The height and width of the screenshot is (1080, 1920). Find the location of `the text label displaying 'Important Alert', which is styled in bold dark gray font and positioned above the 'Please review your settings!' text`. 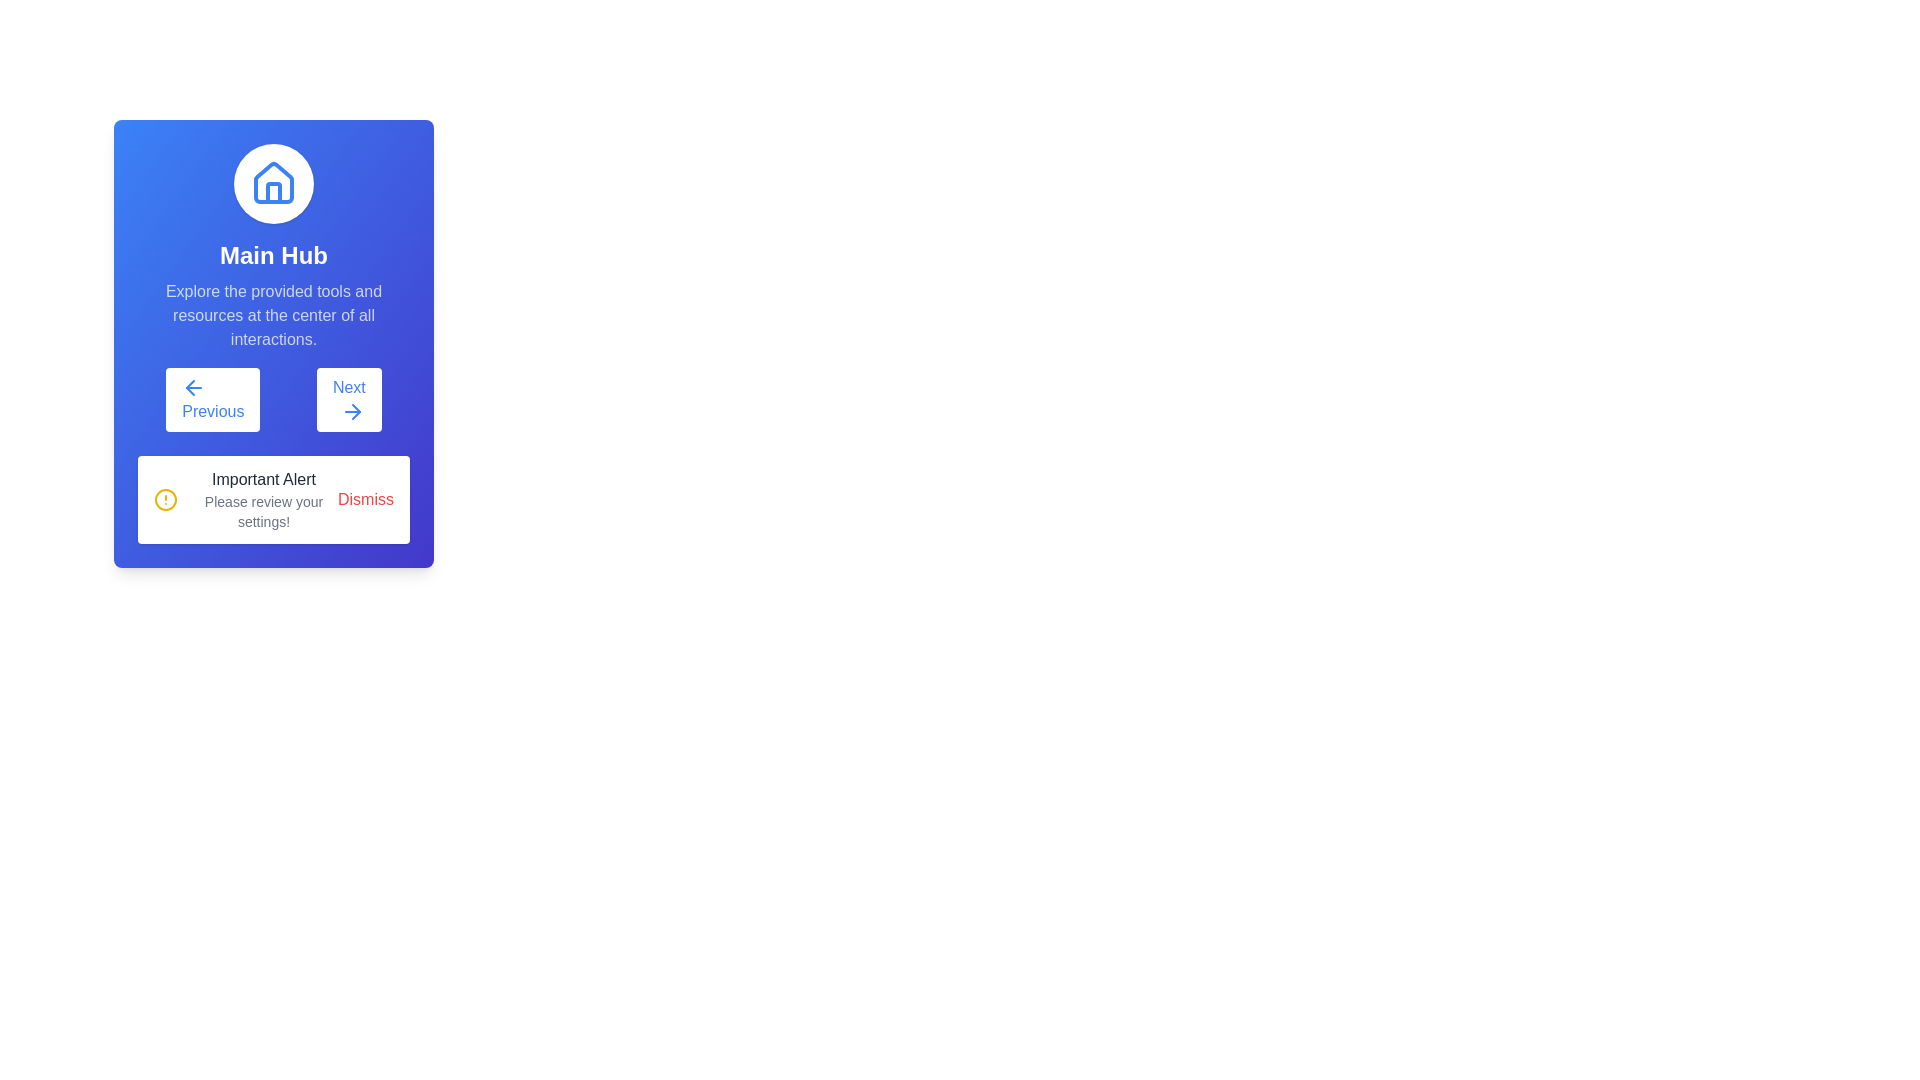

the text label displaying 'Important Alert', which is styled in bold dark gray font and positioned above the 'Please review your settings!' text is located at coordinates (263, 479).